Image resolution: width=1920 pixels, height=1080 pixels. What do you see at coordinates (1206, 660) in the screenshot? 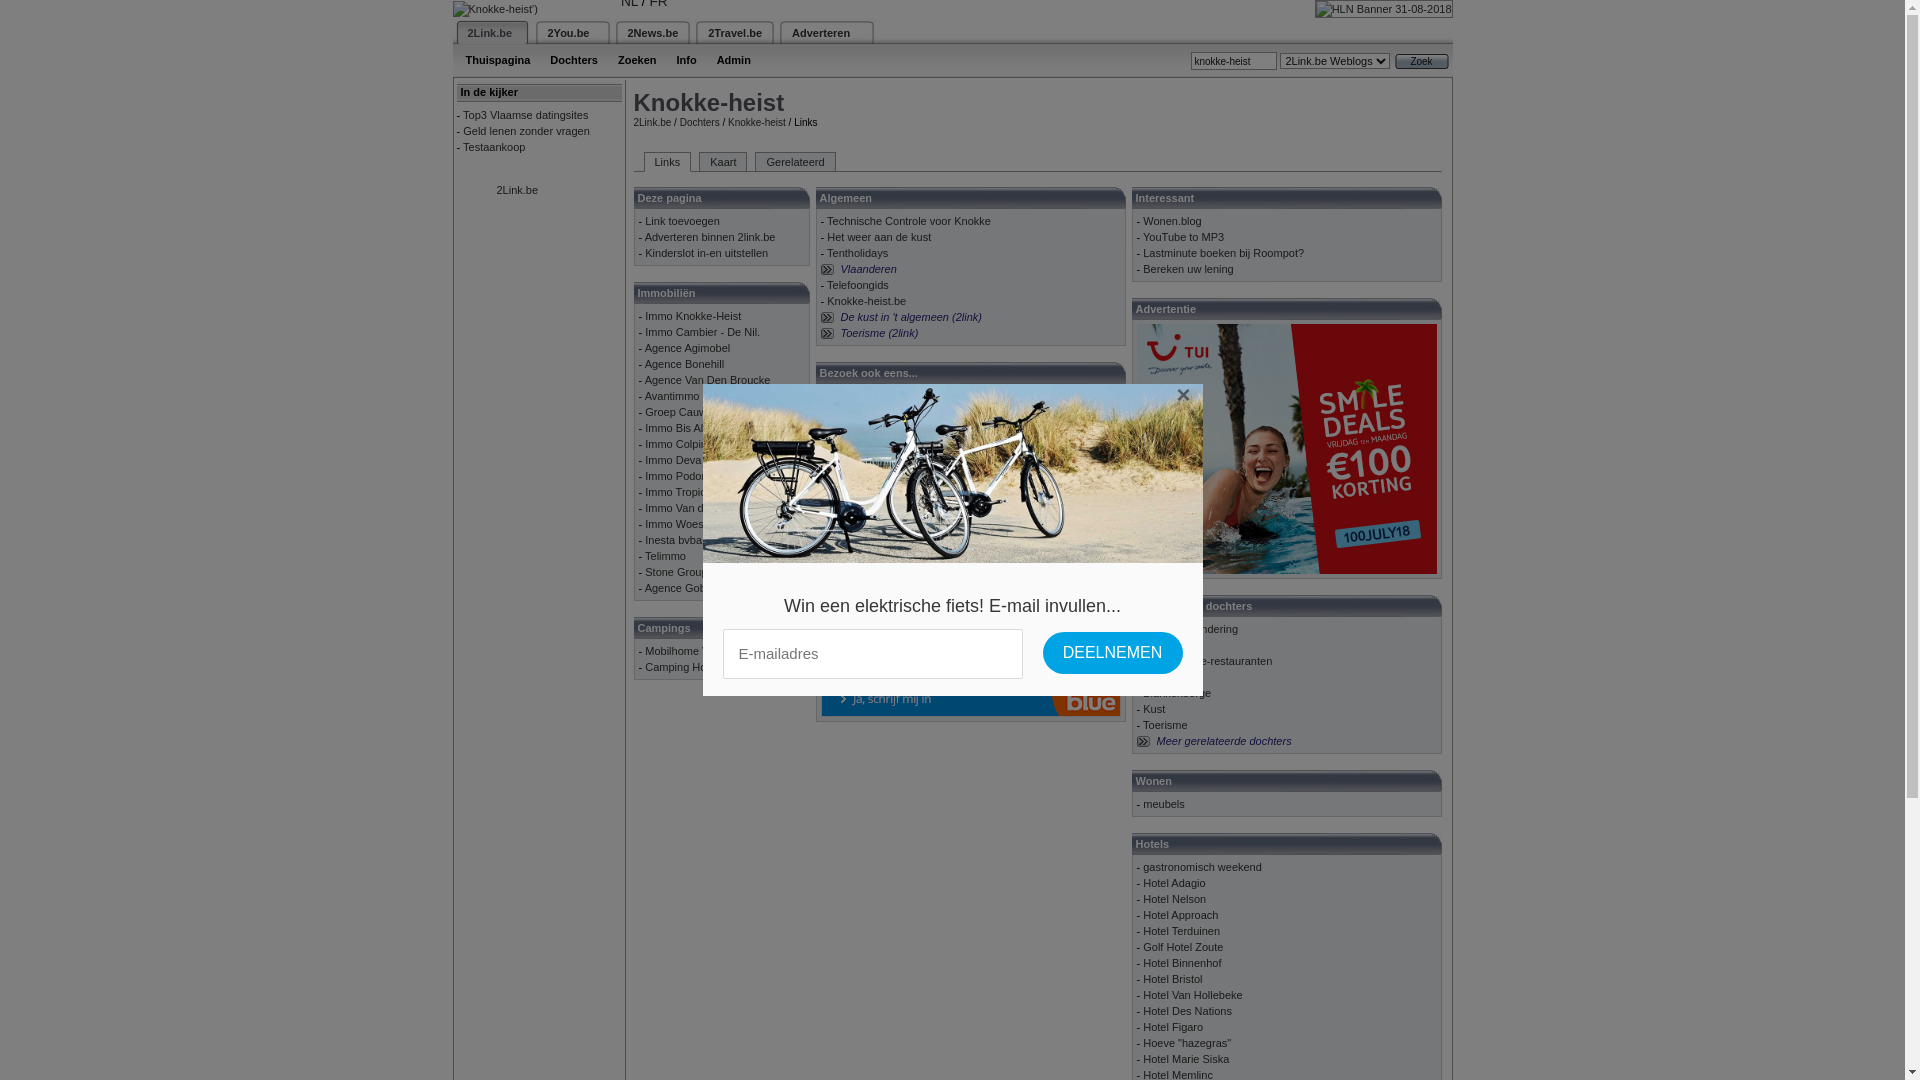
I see `'Vegetarische-restauranten'` at bounding box center [1206, 660].